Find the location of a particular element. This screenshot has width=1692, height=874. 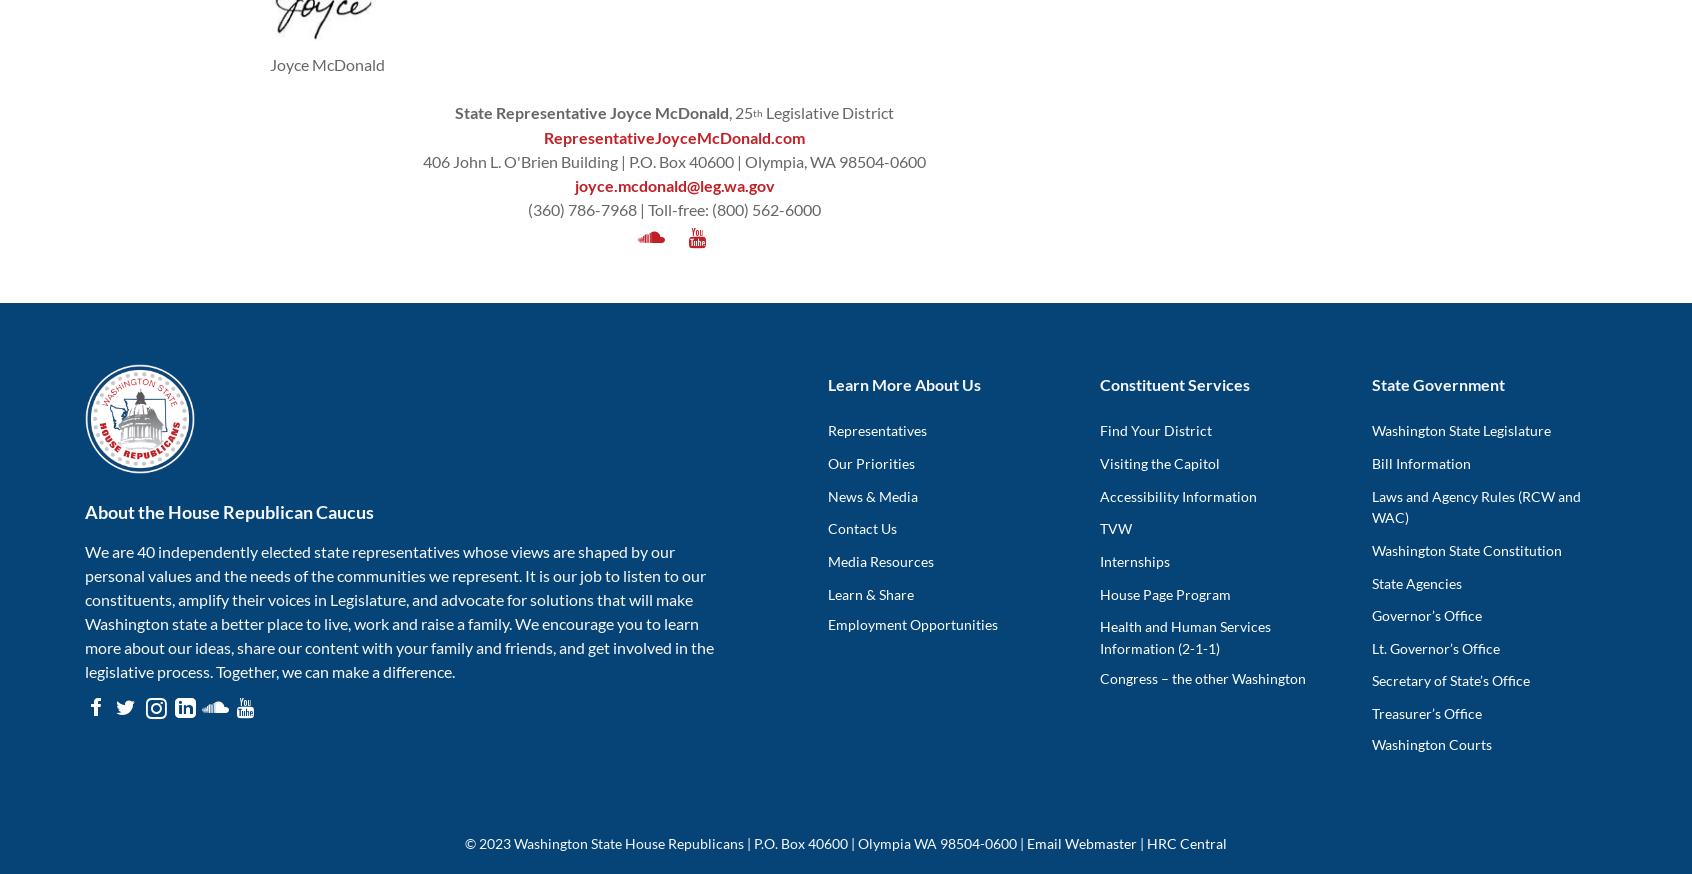

'Governor’s Office' is located at coordinates (1371, 614).